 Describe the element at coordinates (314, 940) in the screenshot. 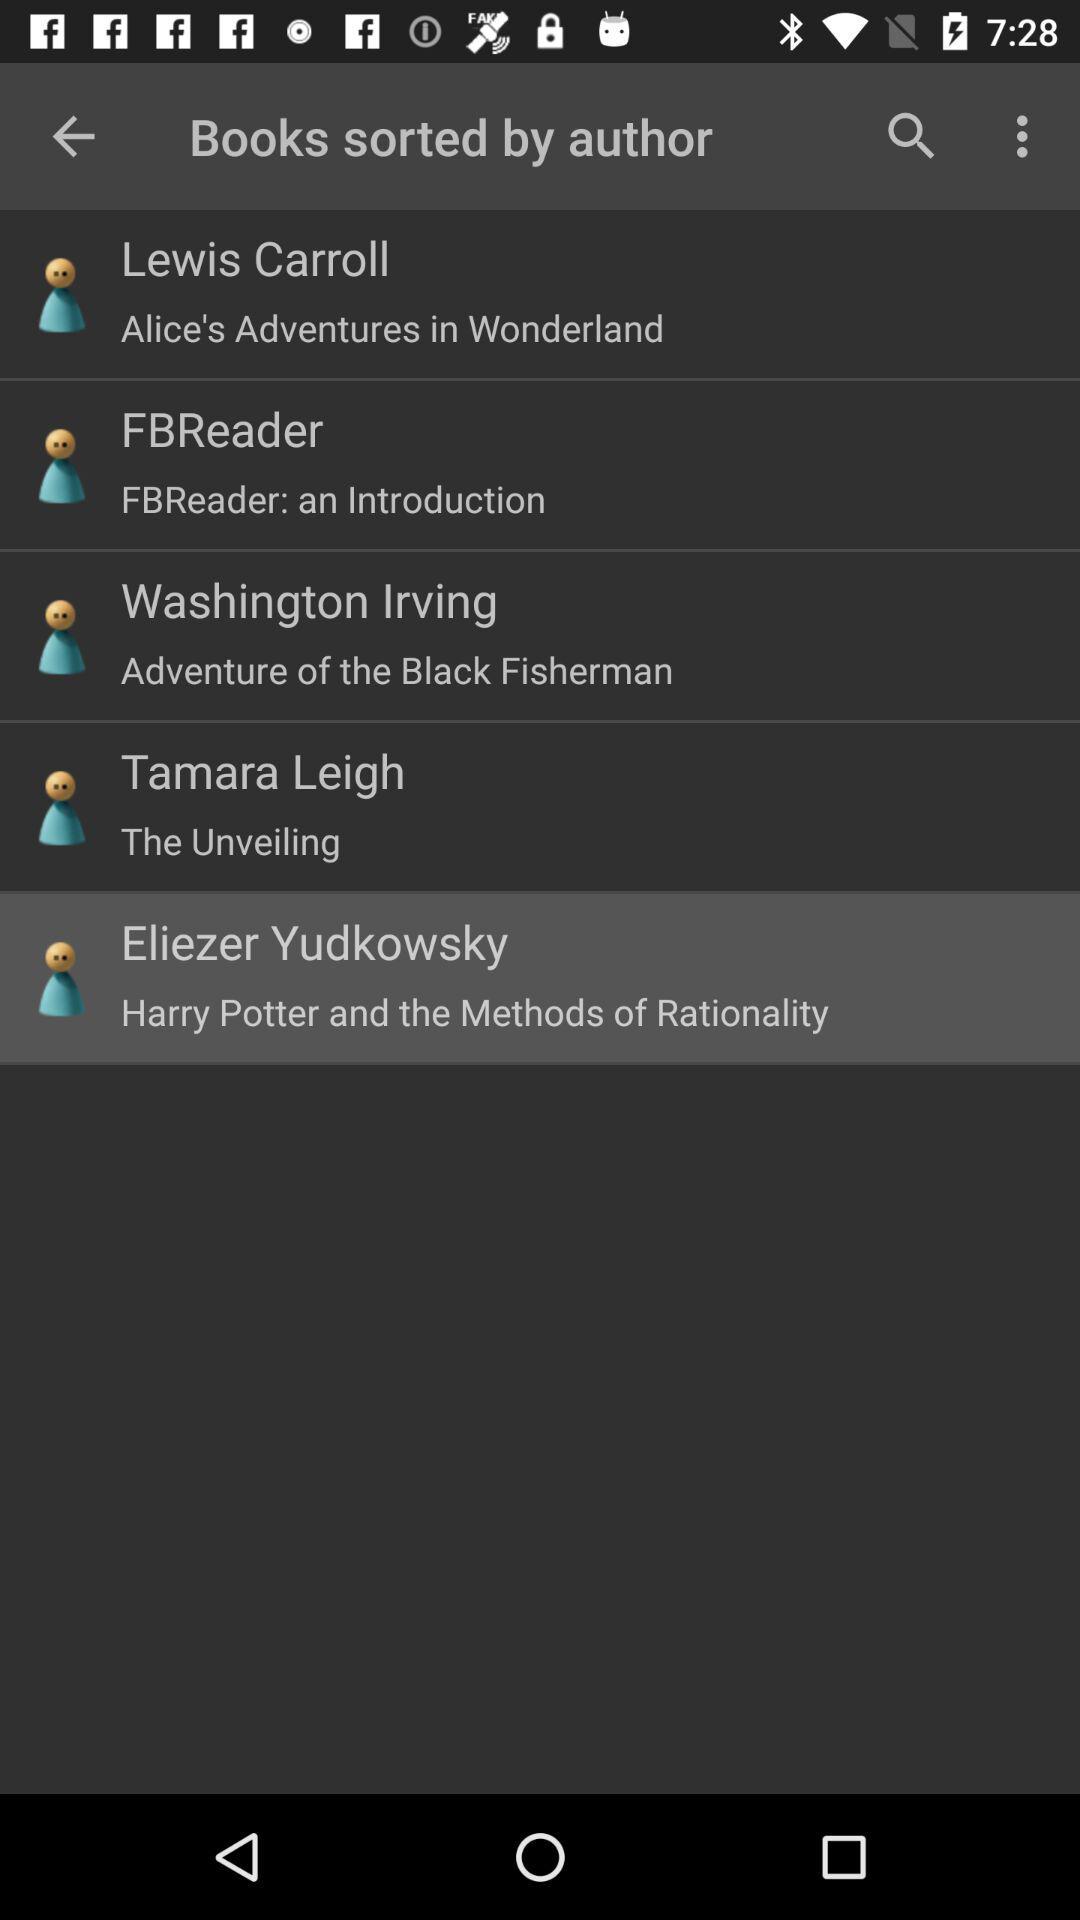

I see `eliezer yudkowsky item` at that location.